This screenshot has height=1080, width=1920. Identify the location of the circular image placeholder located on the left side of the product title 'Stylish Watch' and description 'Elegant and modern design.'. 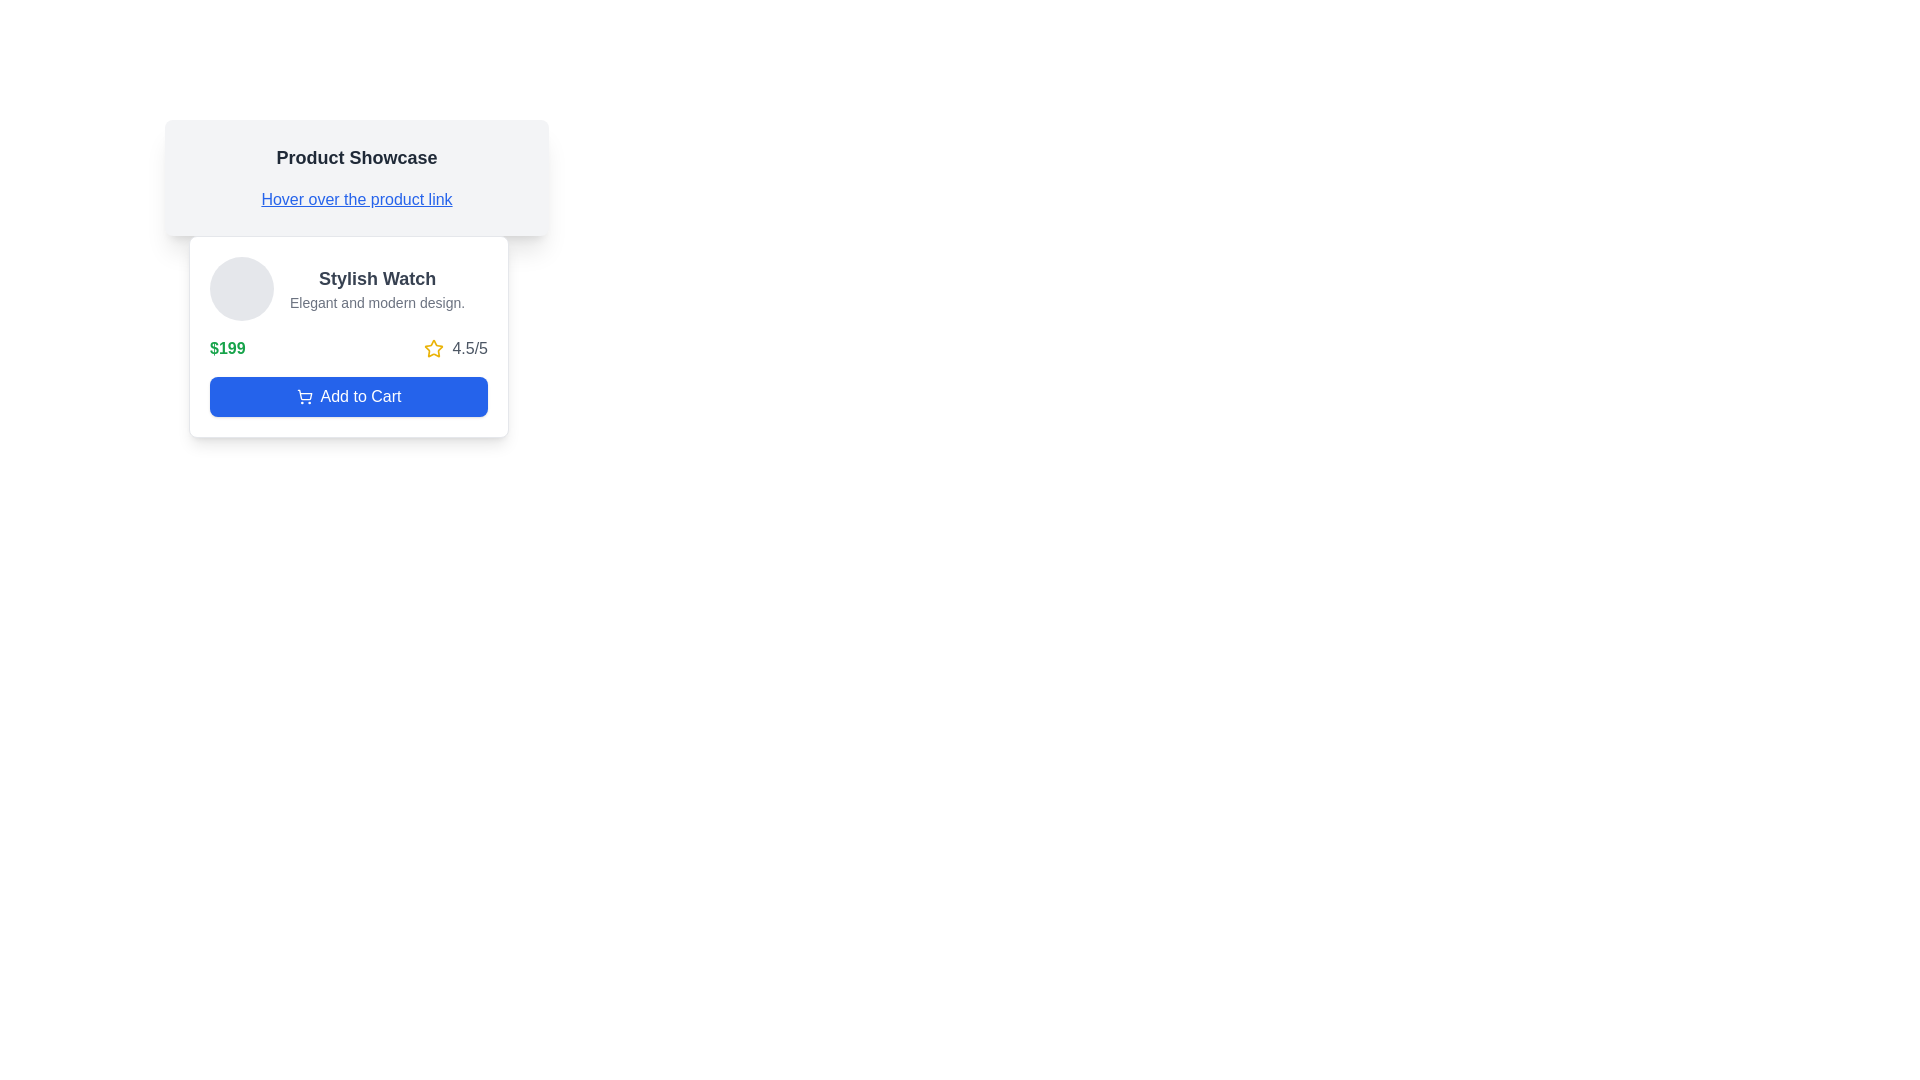
(240, 289).